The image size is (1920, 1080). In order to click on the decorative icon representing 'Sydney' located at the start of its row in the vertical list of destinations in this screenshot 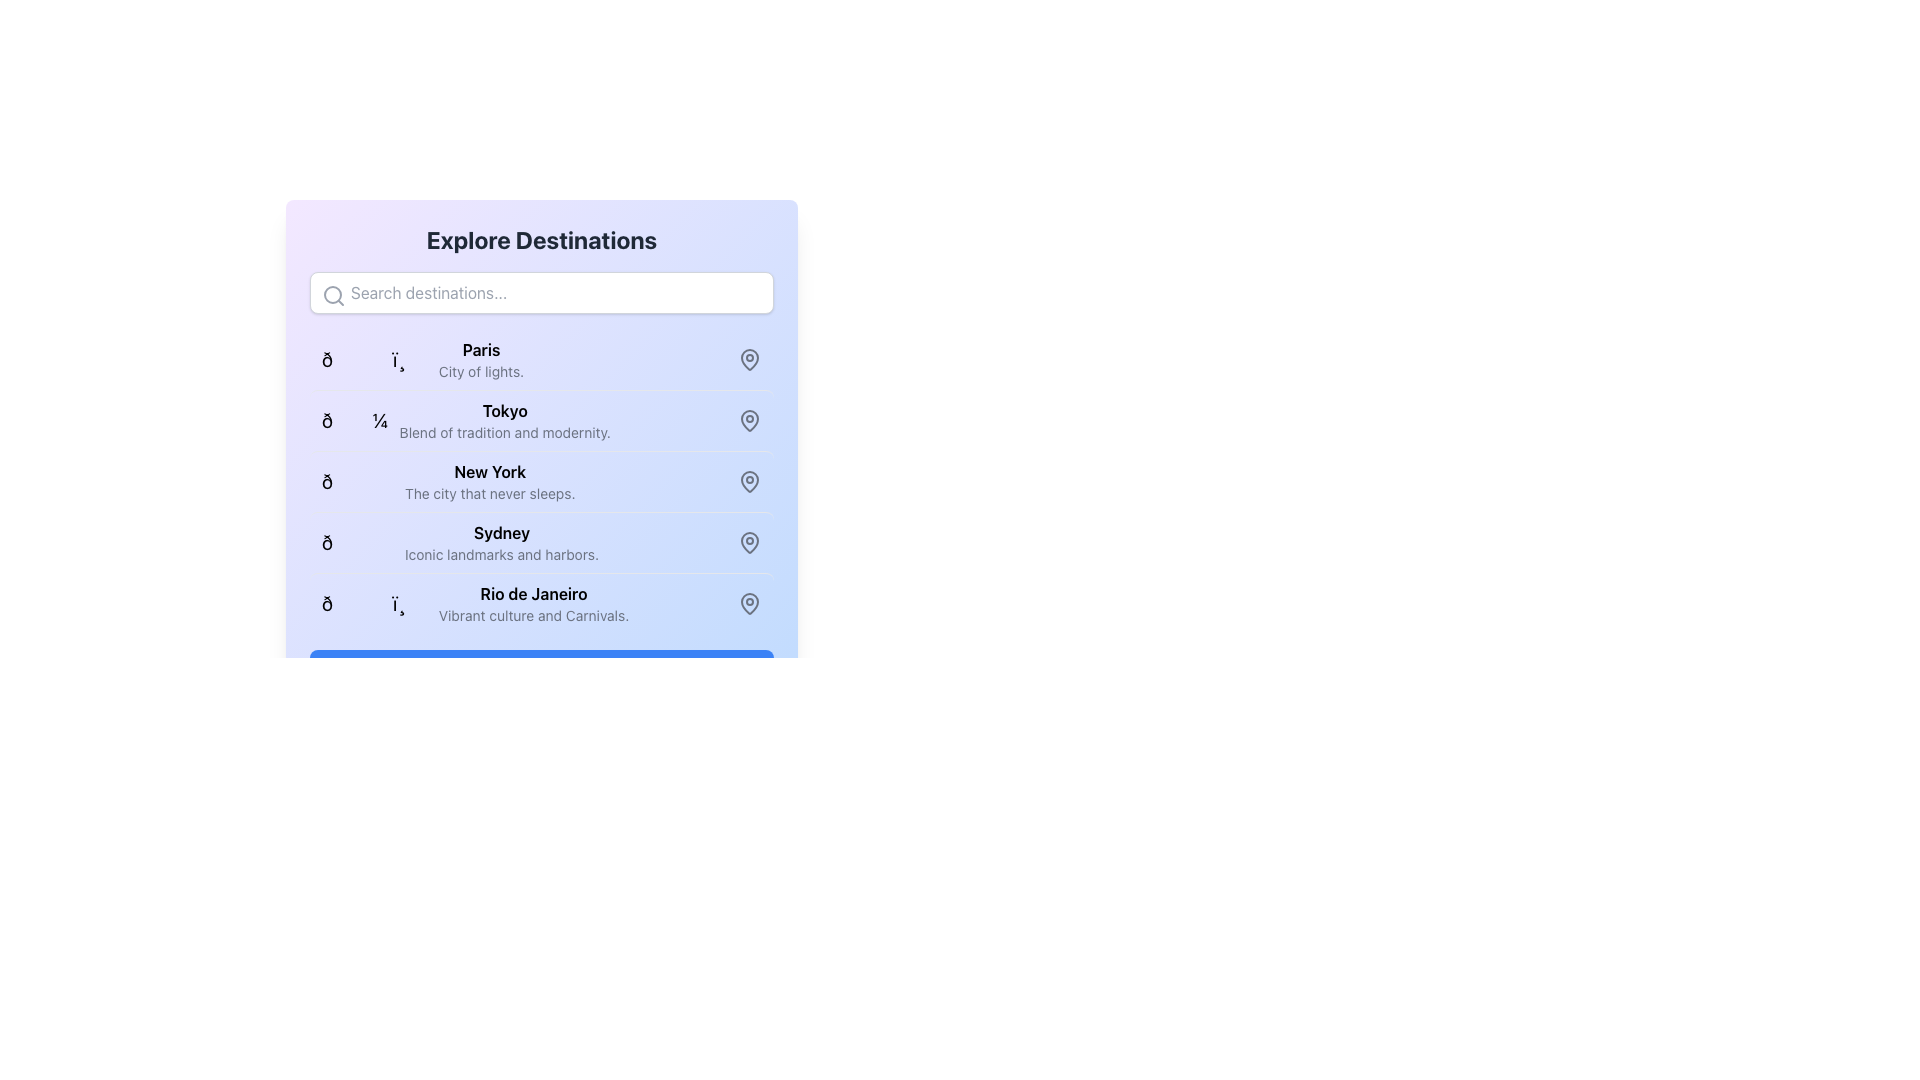, I will do `click(357, 543)`.